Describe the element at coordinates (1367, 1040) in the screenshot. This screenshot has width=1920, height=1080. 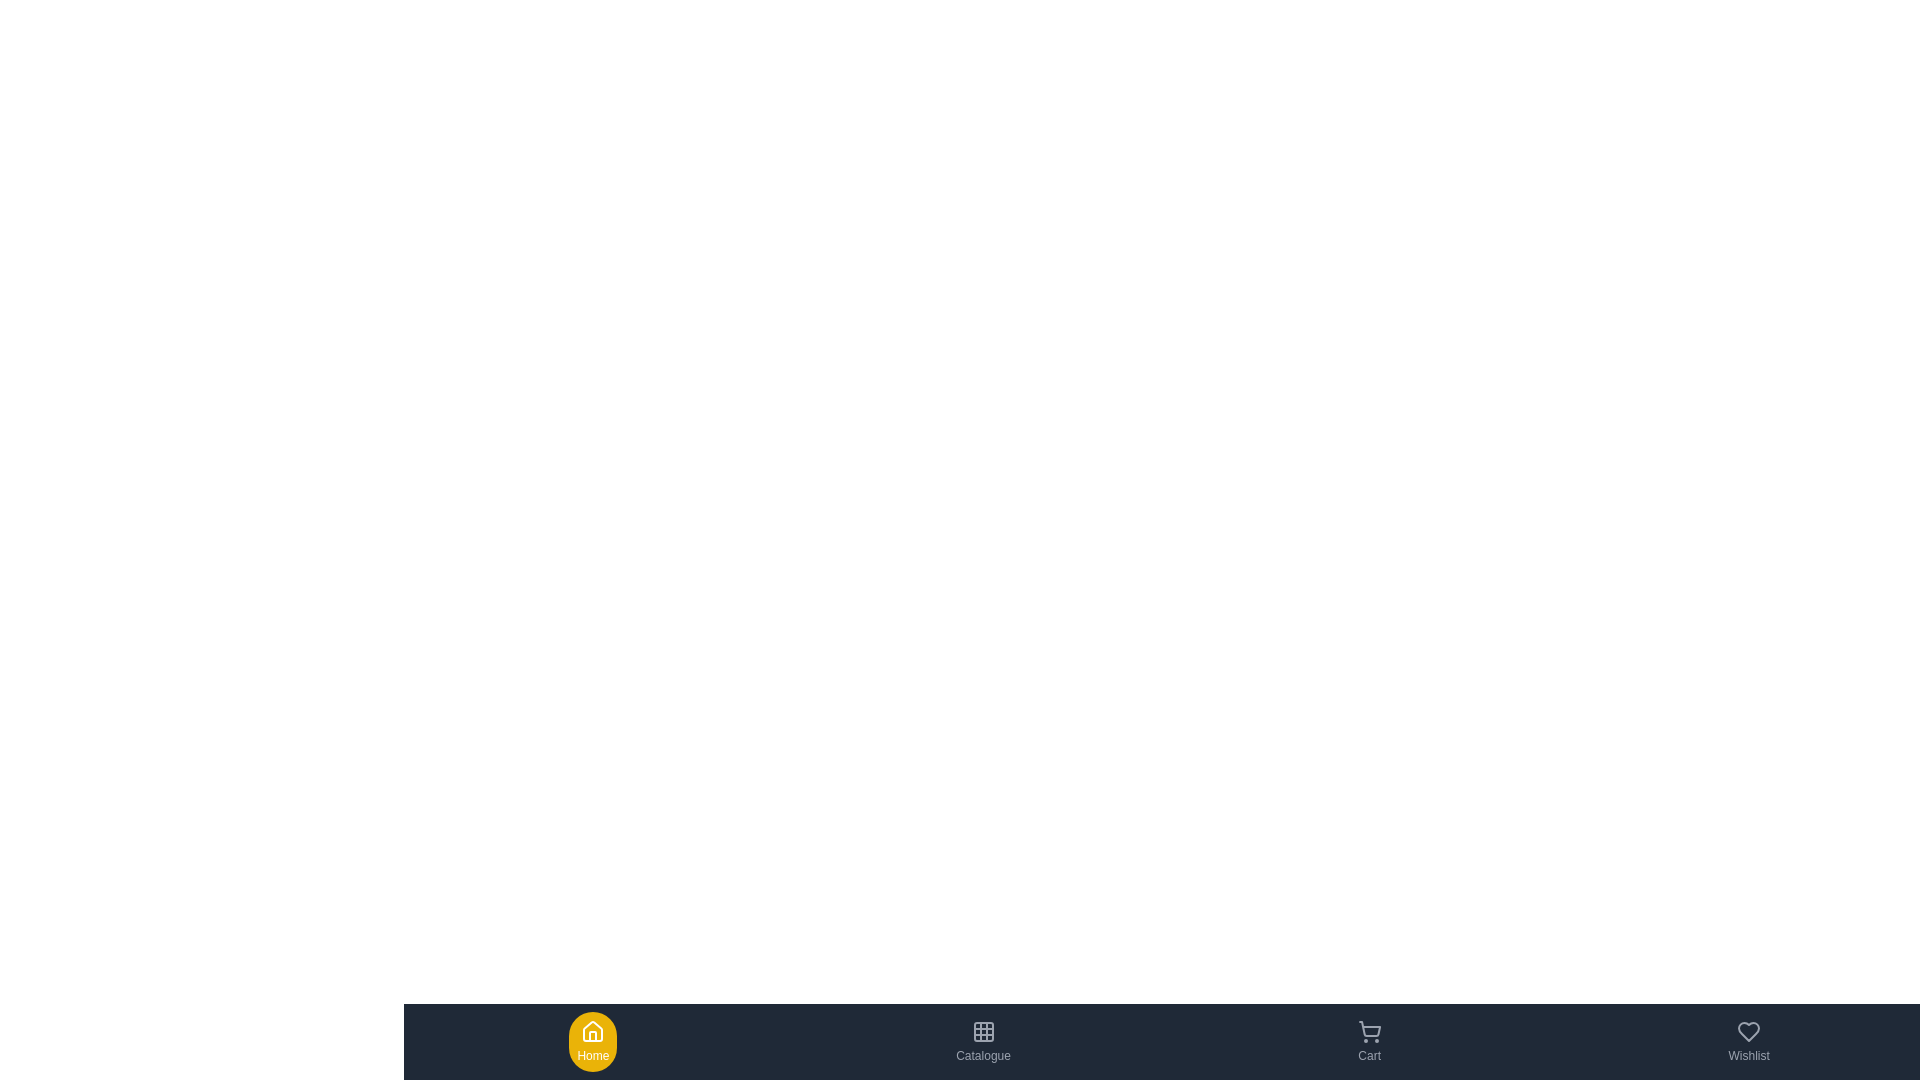
I see `the Cart tab to navigate to its section` at that location.